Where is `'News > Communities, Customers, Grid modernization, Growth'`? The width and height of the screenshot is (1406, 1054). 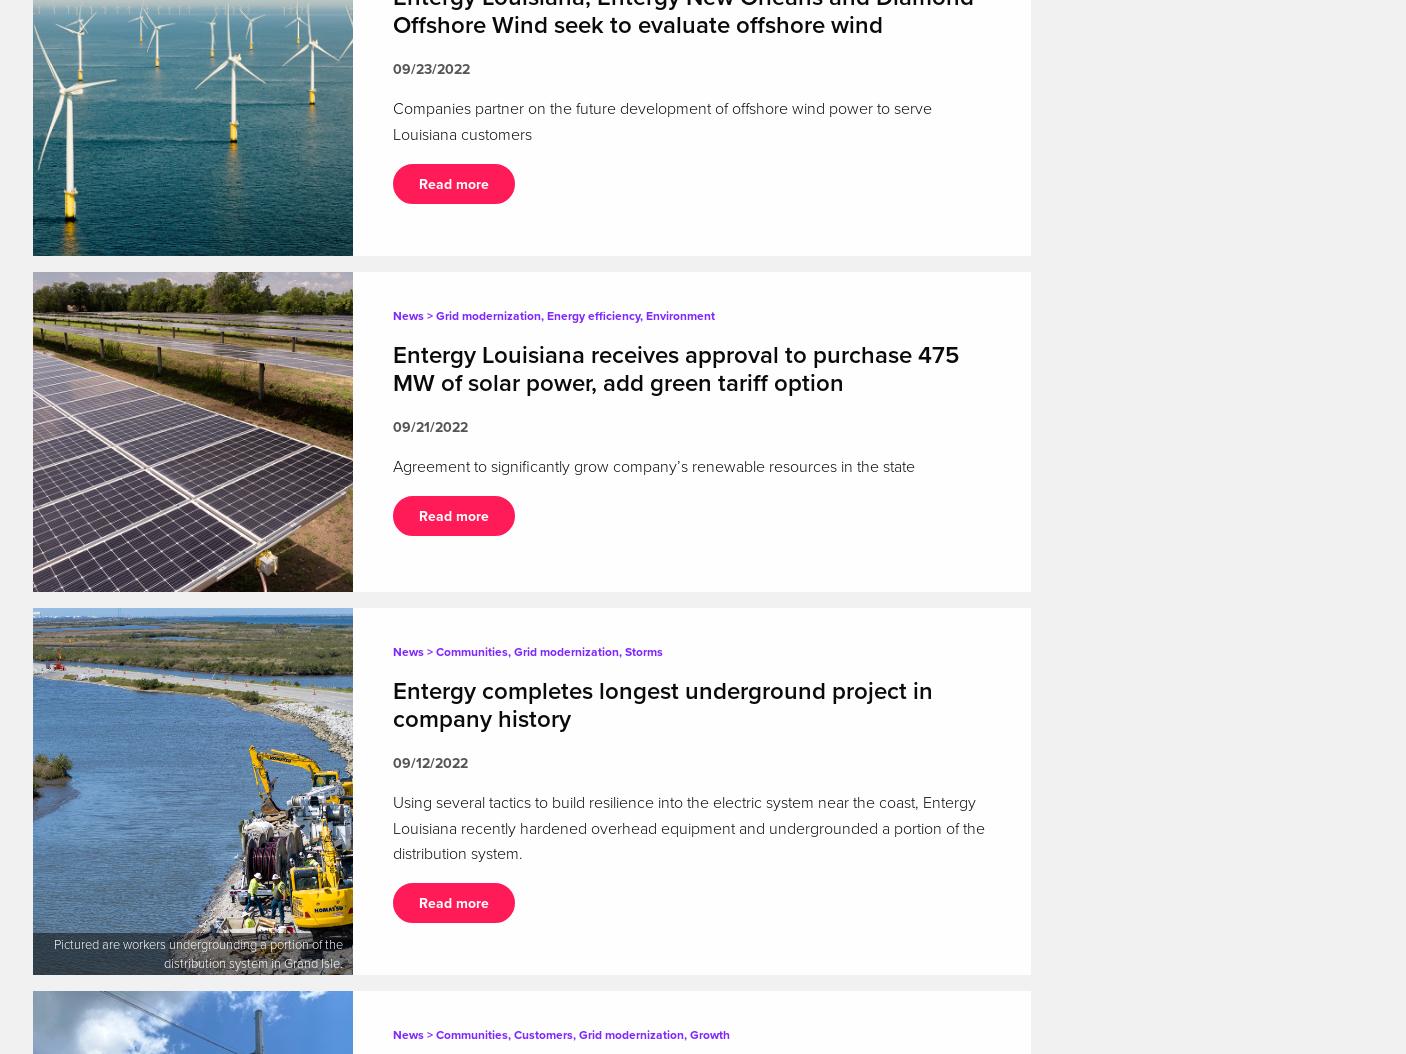
'News > Communities, Customers, Grid modernization, Growth' is located at coordinates (392, 1034).